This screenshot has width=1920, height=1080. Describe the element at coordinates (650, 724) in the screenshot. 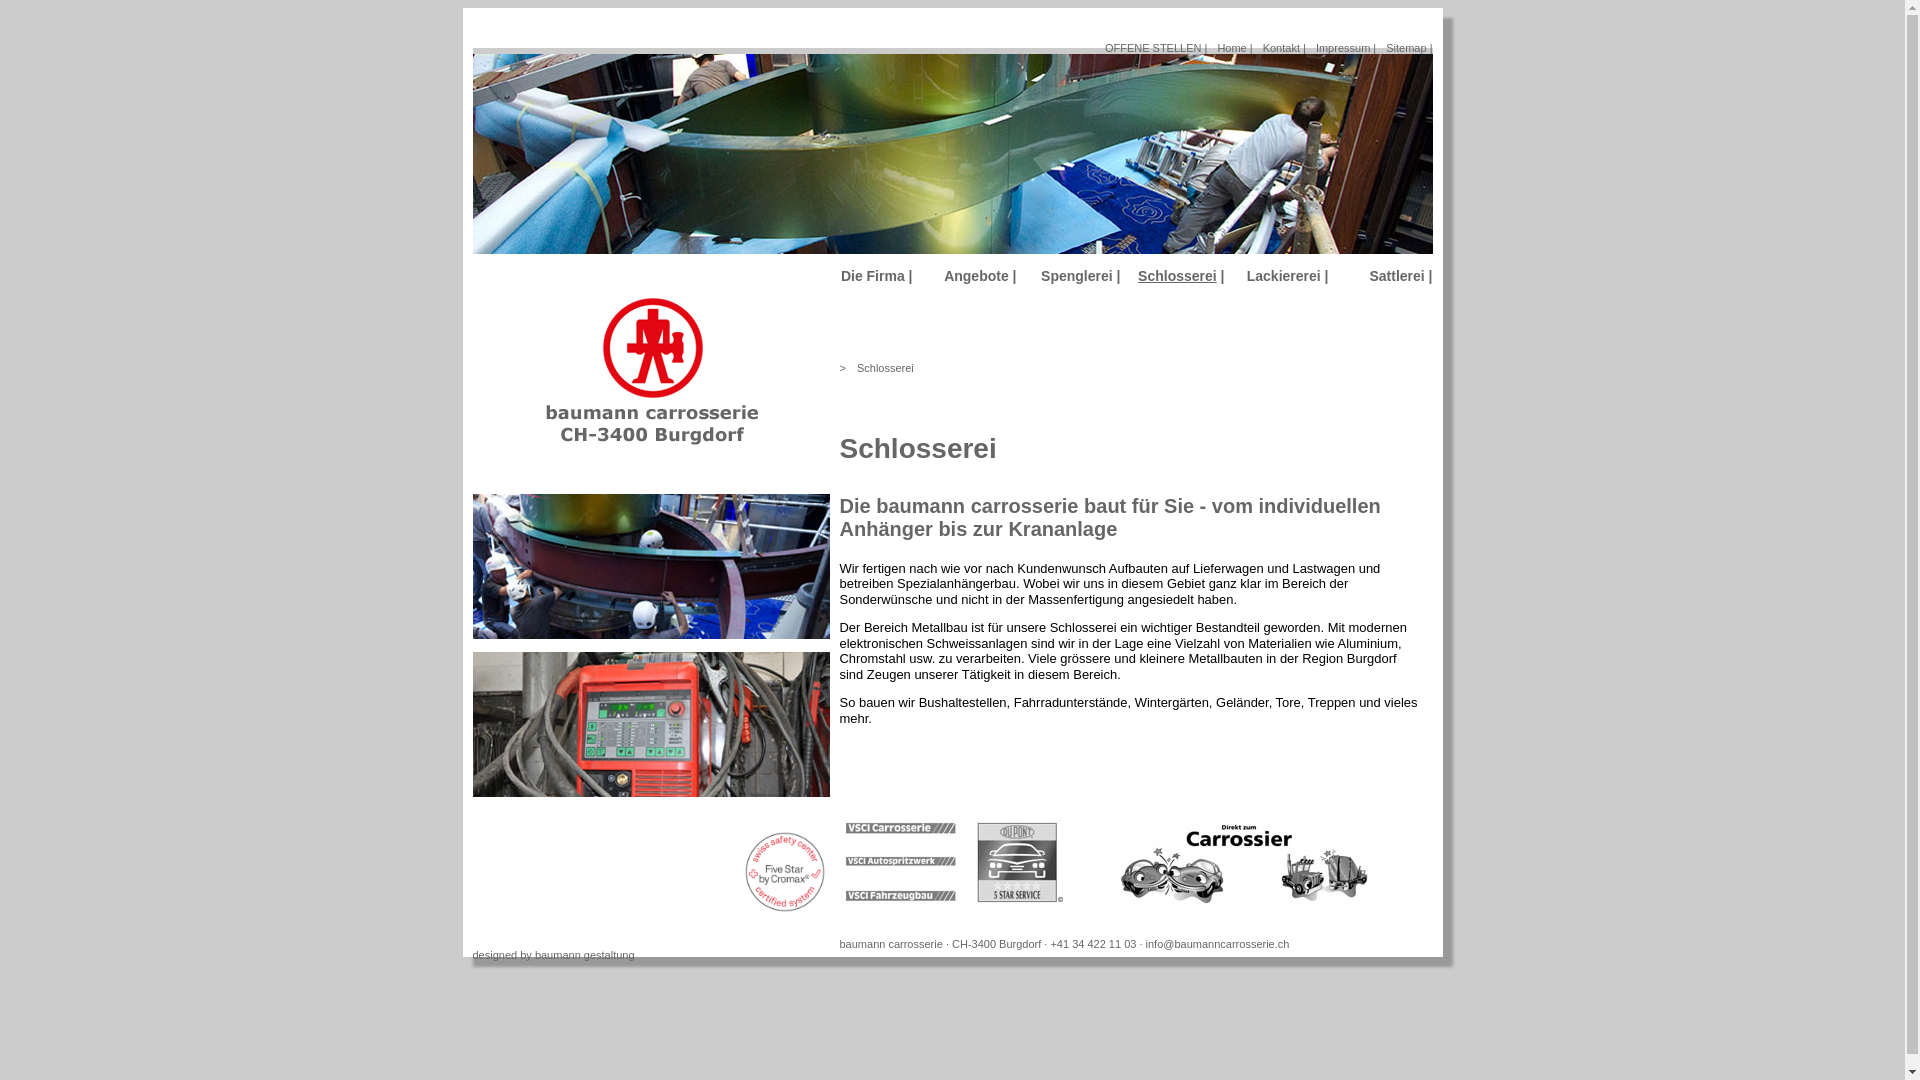

I see `'modernste elektronische Schweissanlage'` at that location.